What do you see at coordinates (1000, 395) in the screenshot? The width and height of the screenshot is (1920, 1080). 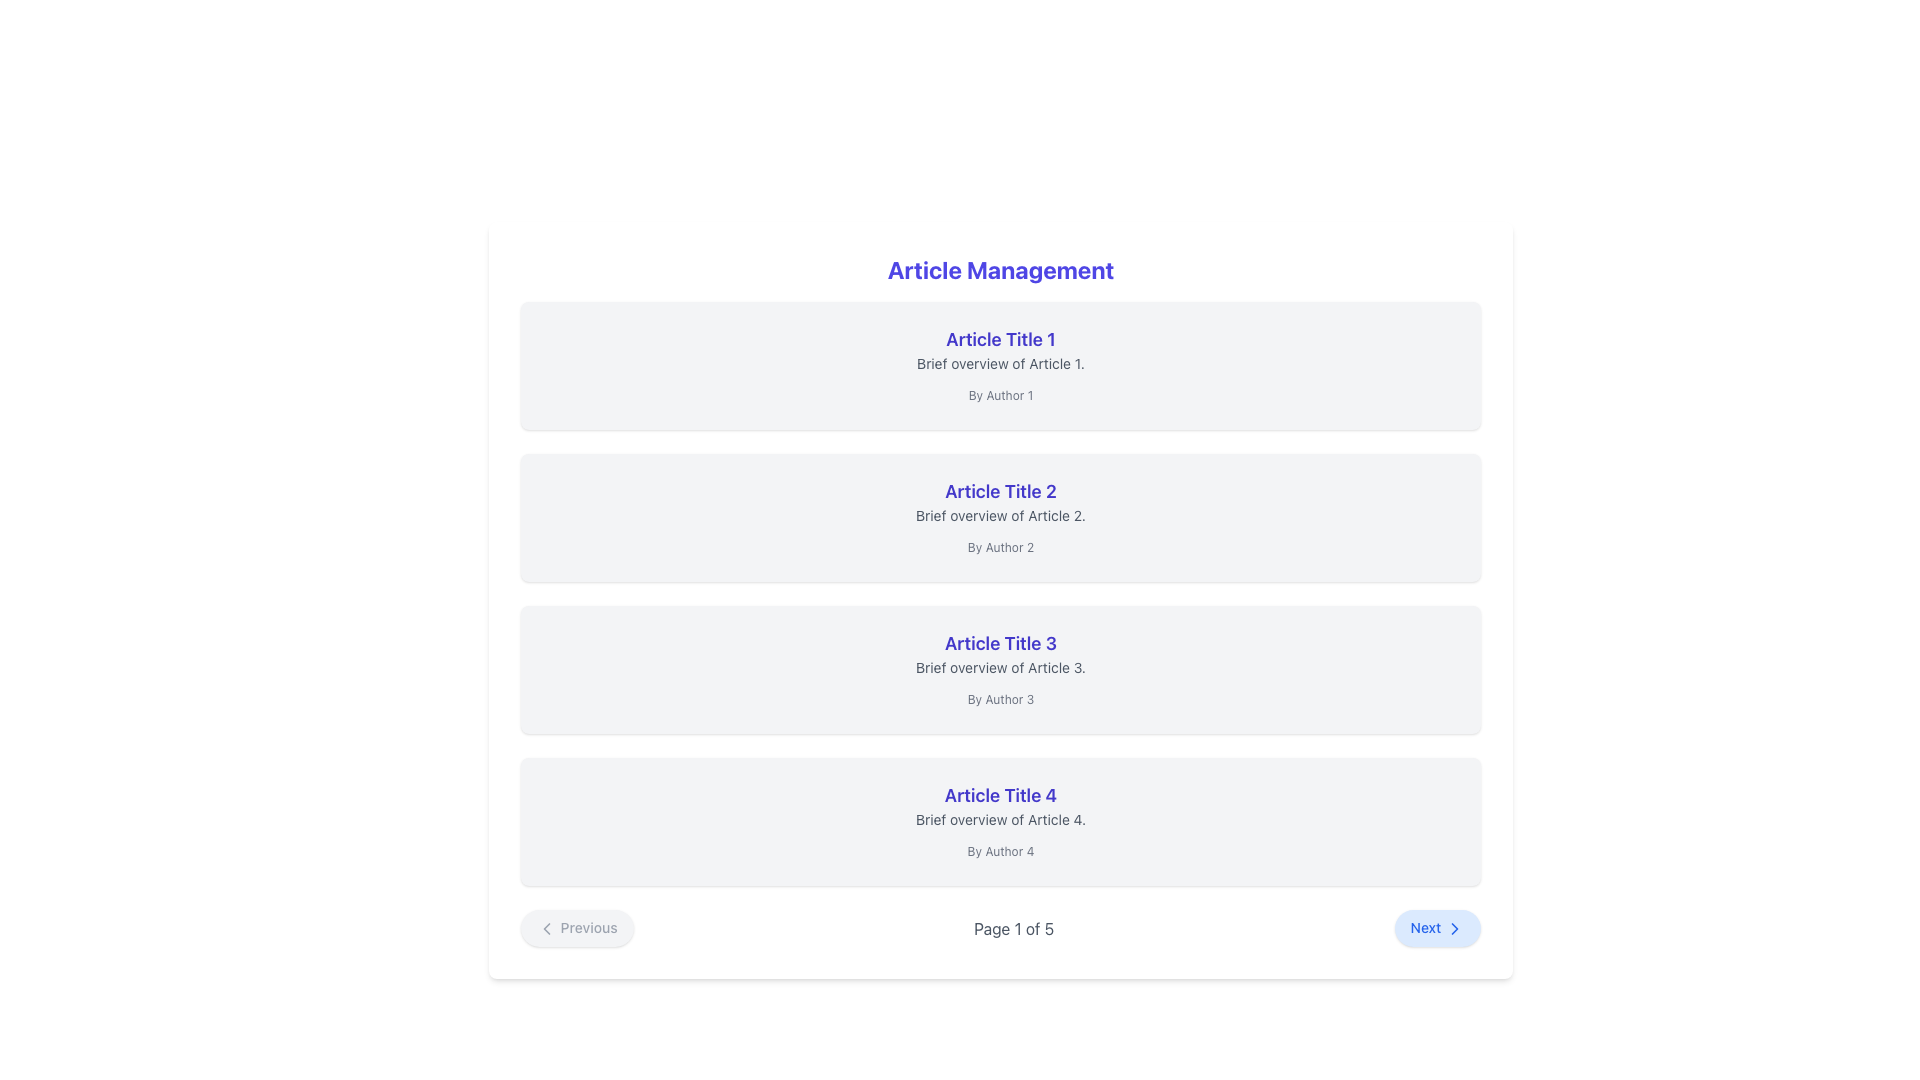 I see `the author attribution text label located at the bottom of the article's description, directly below 'Brief overview of Article 1.'` at bounding box center [1000, 395].